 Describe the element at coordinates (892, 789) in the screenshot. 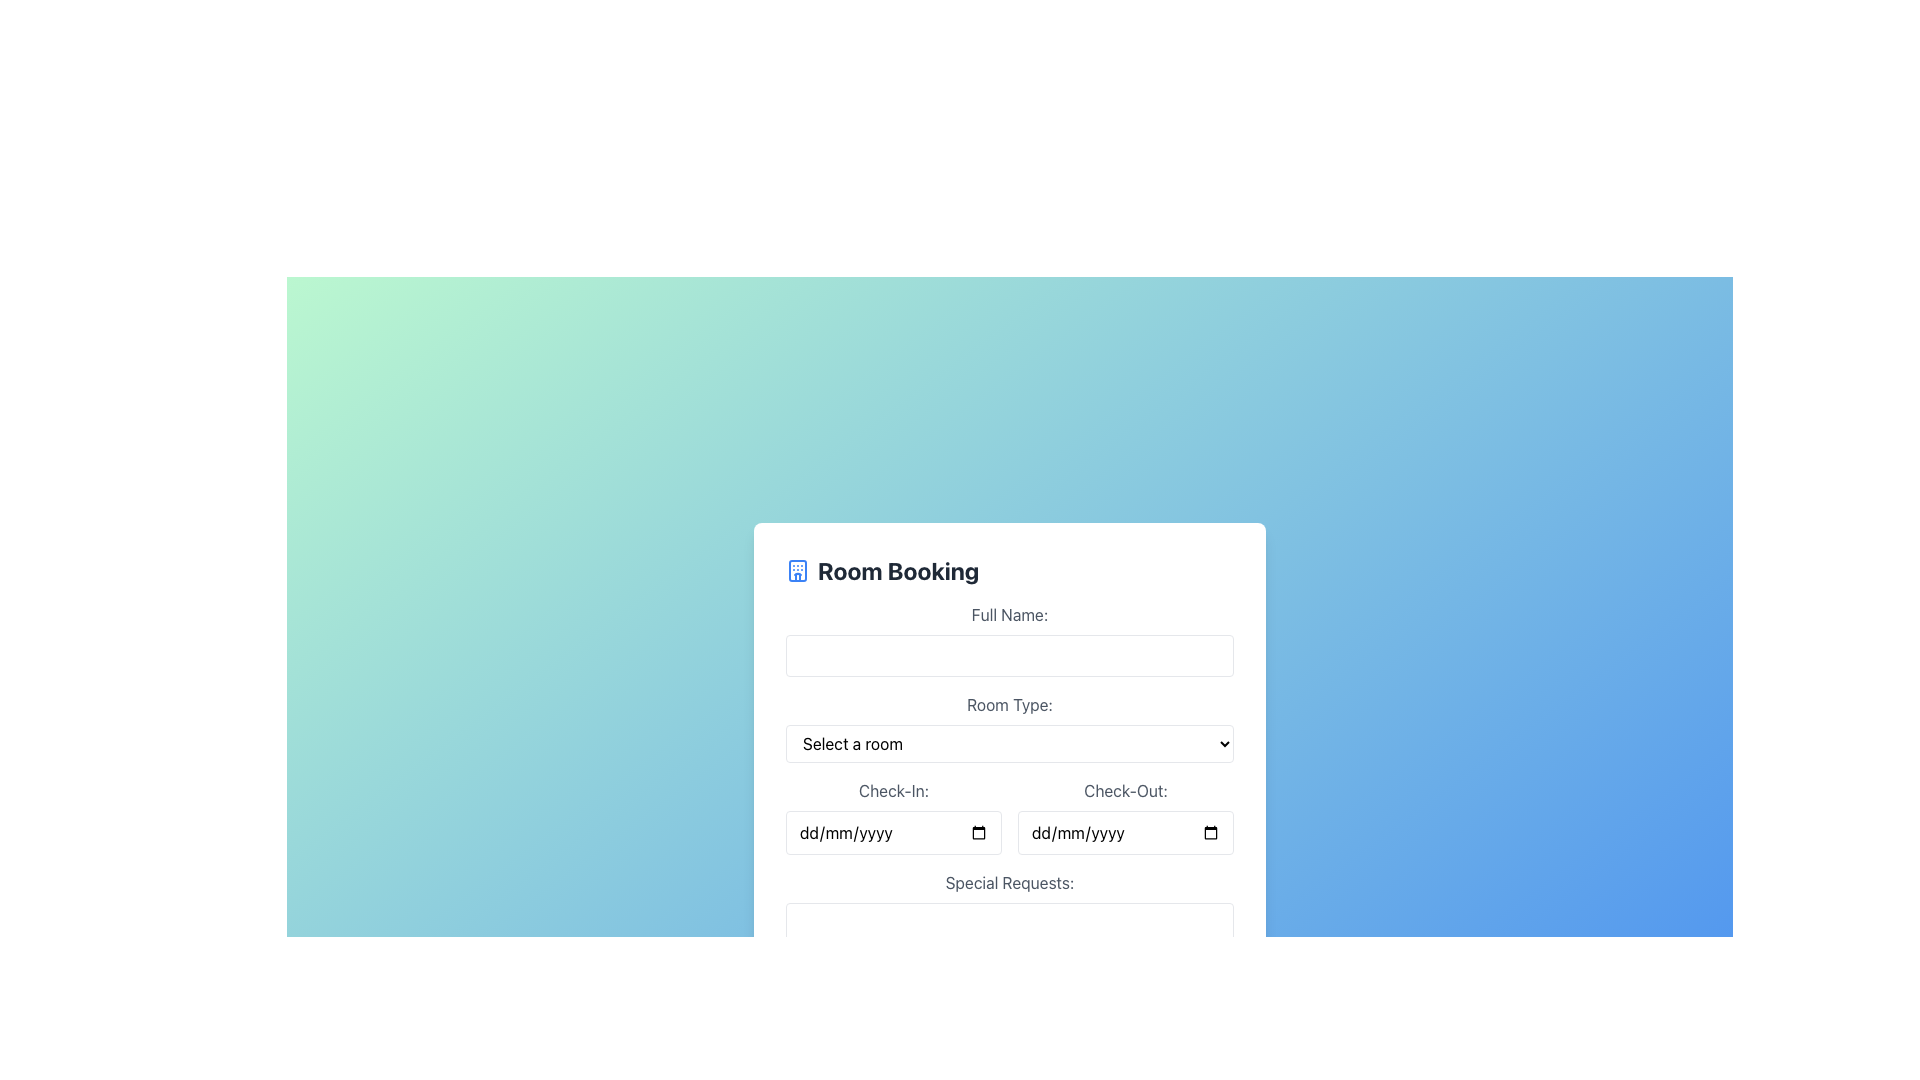

I see `the label indicating 'Check-In Date'` at that location.